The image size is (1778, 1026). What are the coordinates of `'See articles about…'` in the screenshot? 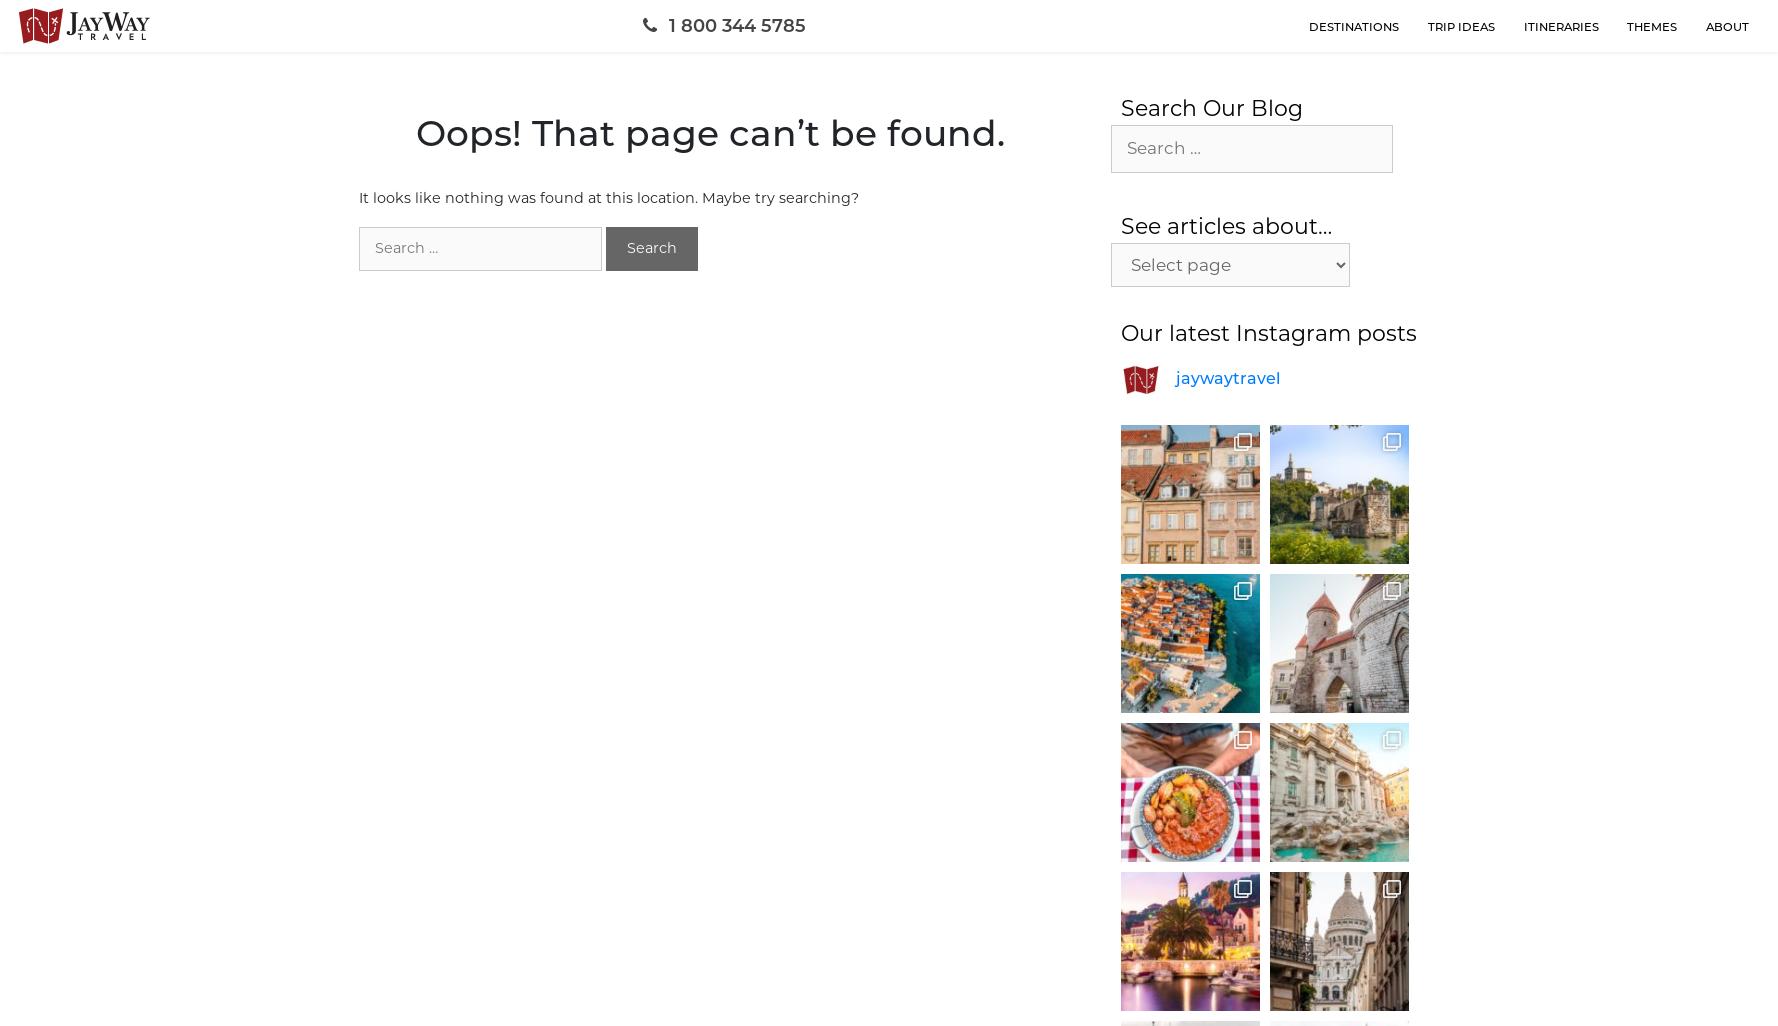 It's located at (1225, 225).